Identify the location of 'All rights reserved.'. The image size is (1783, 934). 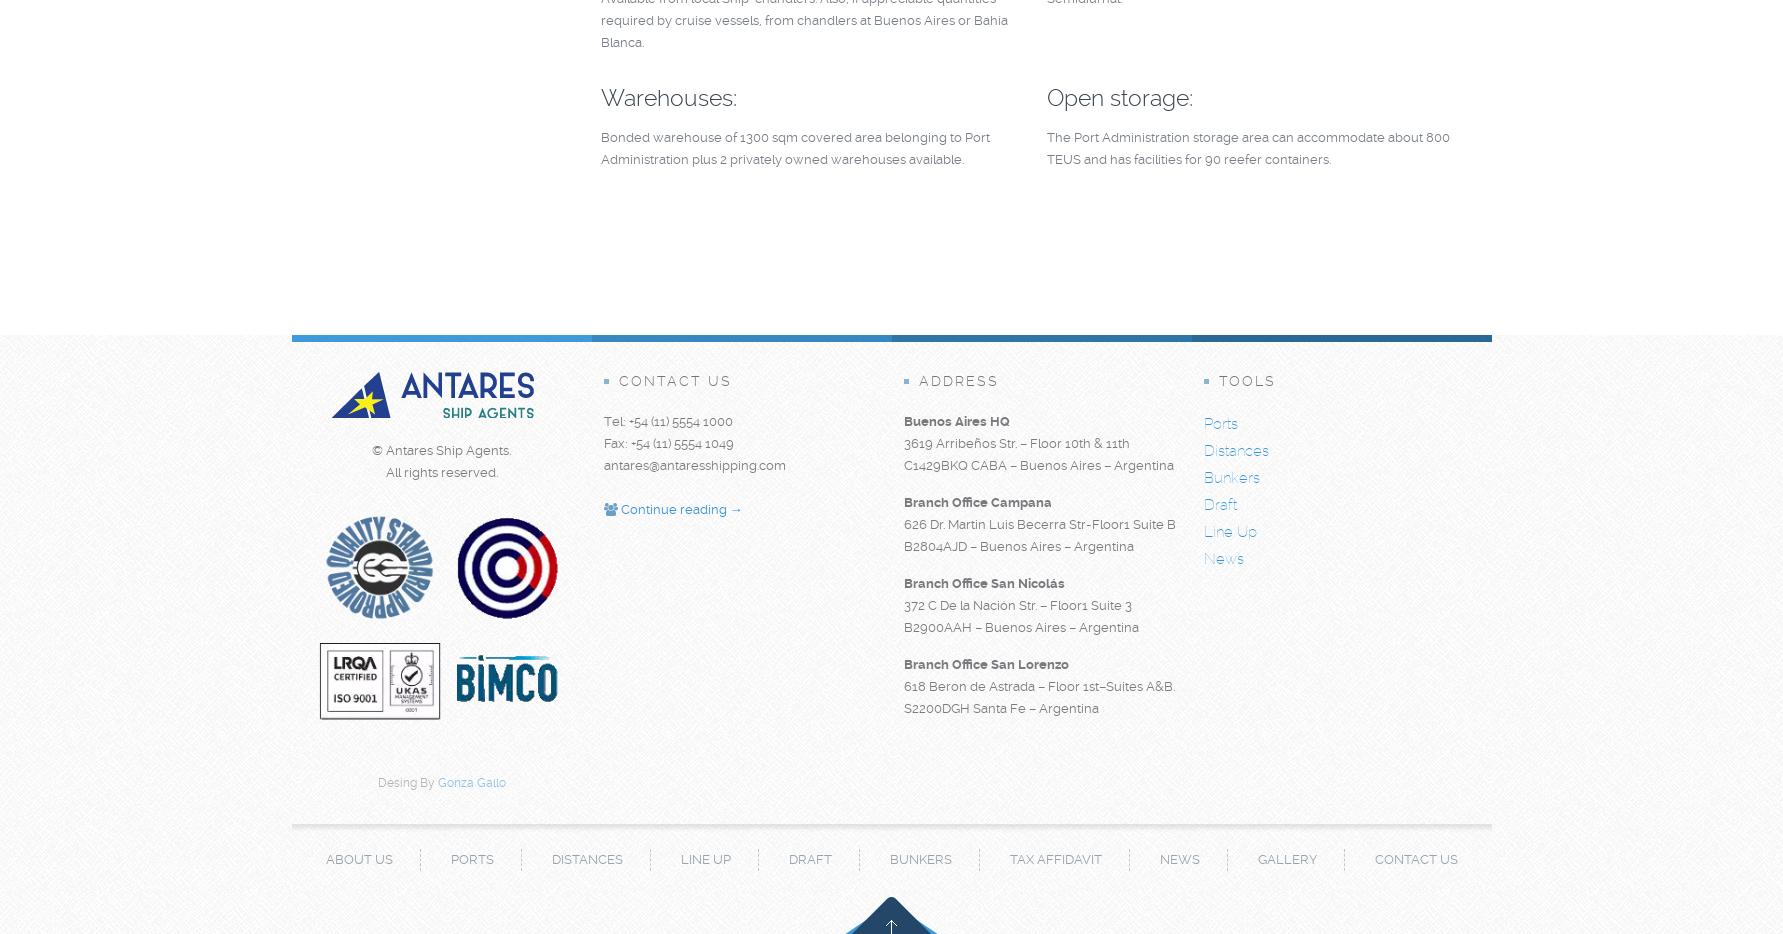
(440, 471).